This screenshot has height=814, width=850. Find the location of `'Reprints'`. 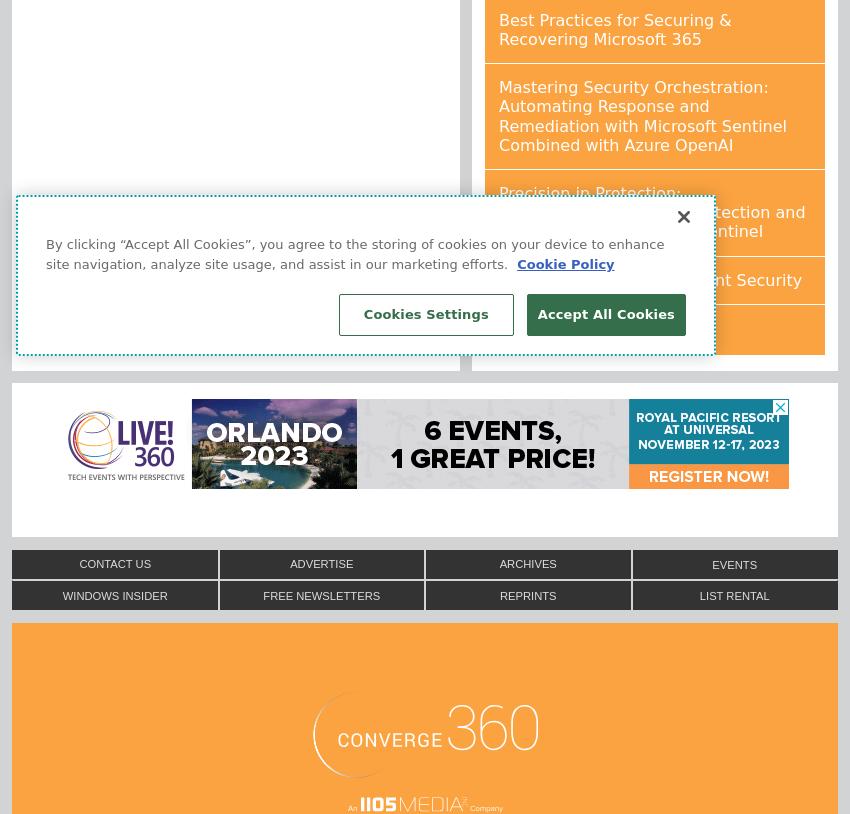

'Reprints' is located at coordinates (526, 595).